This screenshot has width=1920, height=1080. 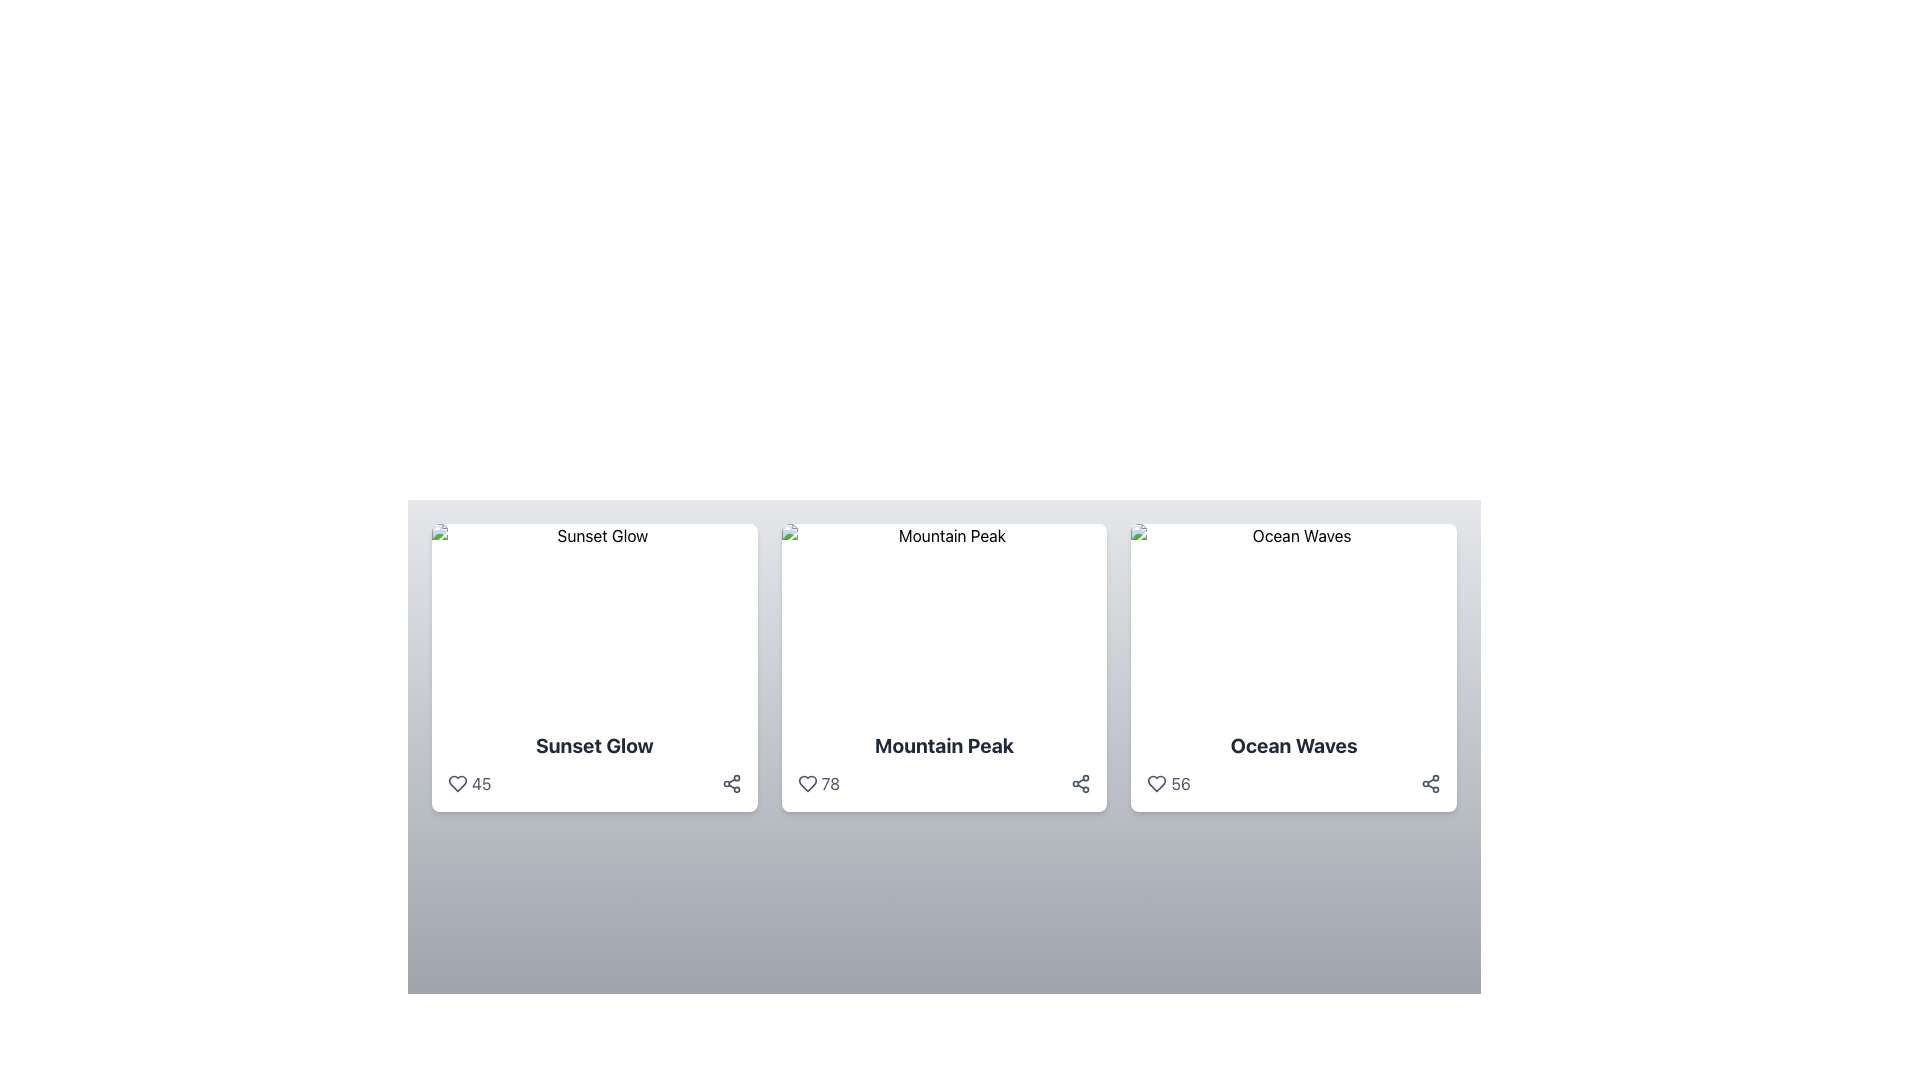 What do you see at coordinates (1157, 782) in the screenshot?
I see `the like button located at the bottom-left corner of the 'Ocean Waves' card` at bounding box center [1157, 782].